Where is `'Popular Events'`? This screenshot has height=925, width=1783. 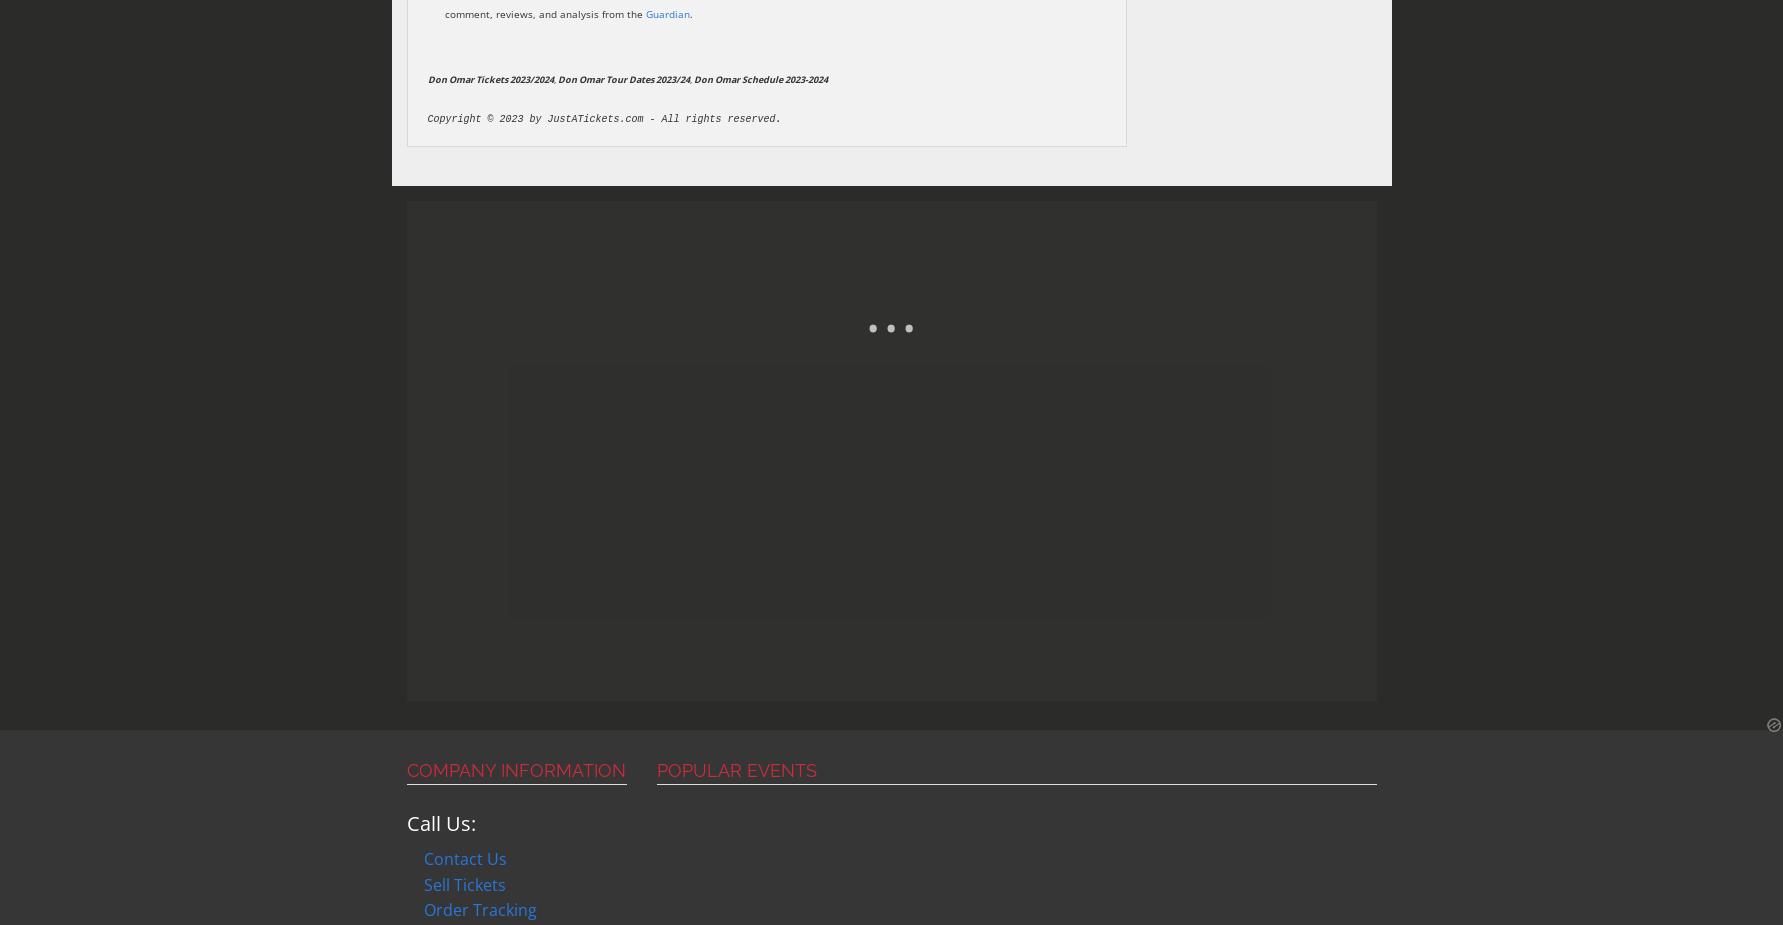 'Popular Events' is located at coordinates (655, 770).